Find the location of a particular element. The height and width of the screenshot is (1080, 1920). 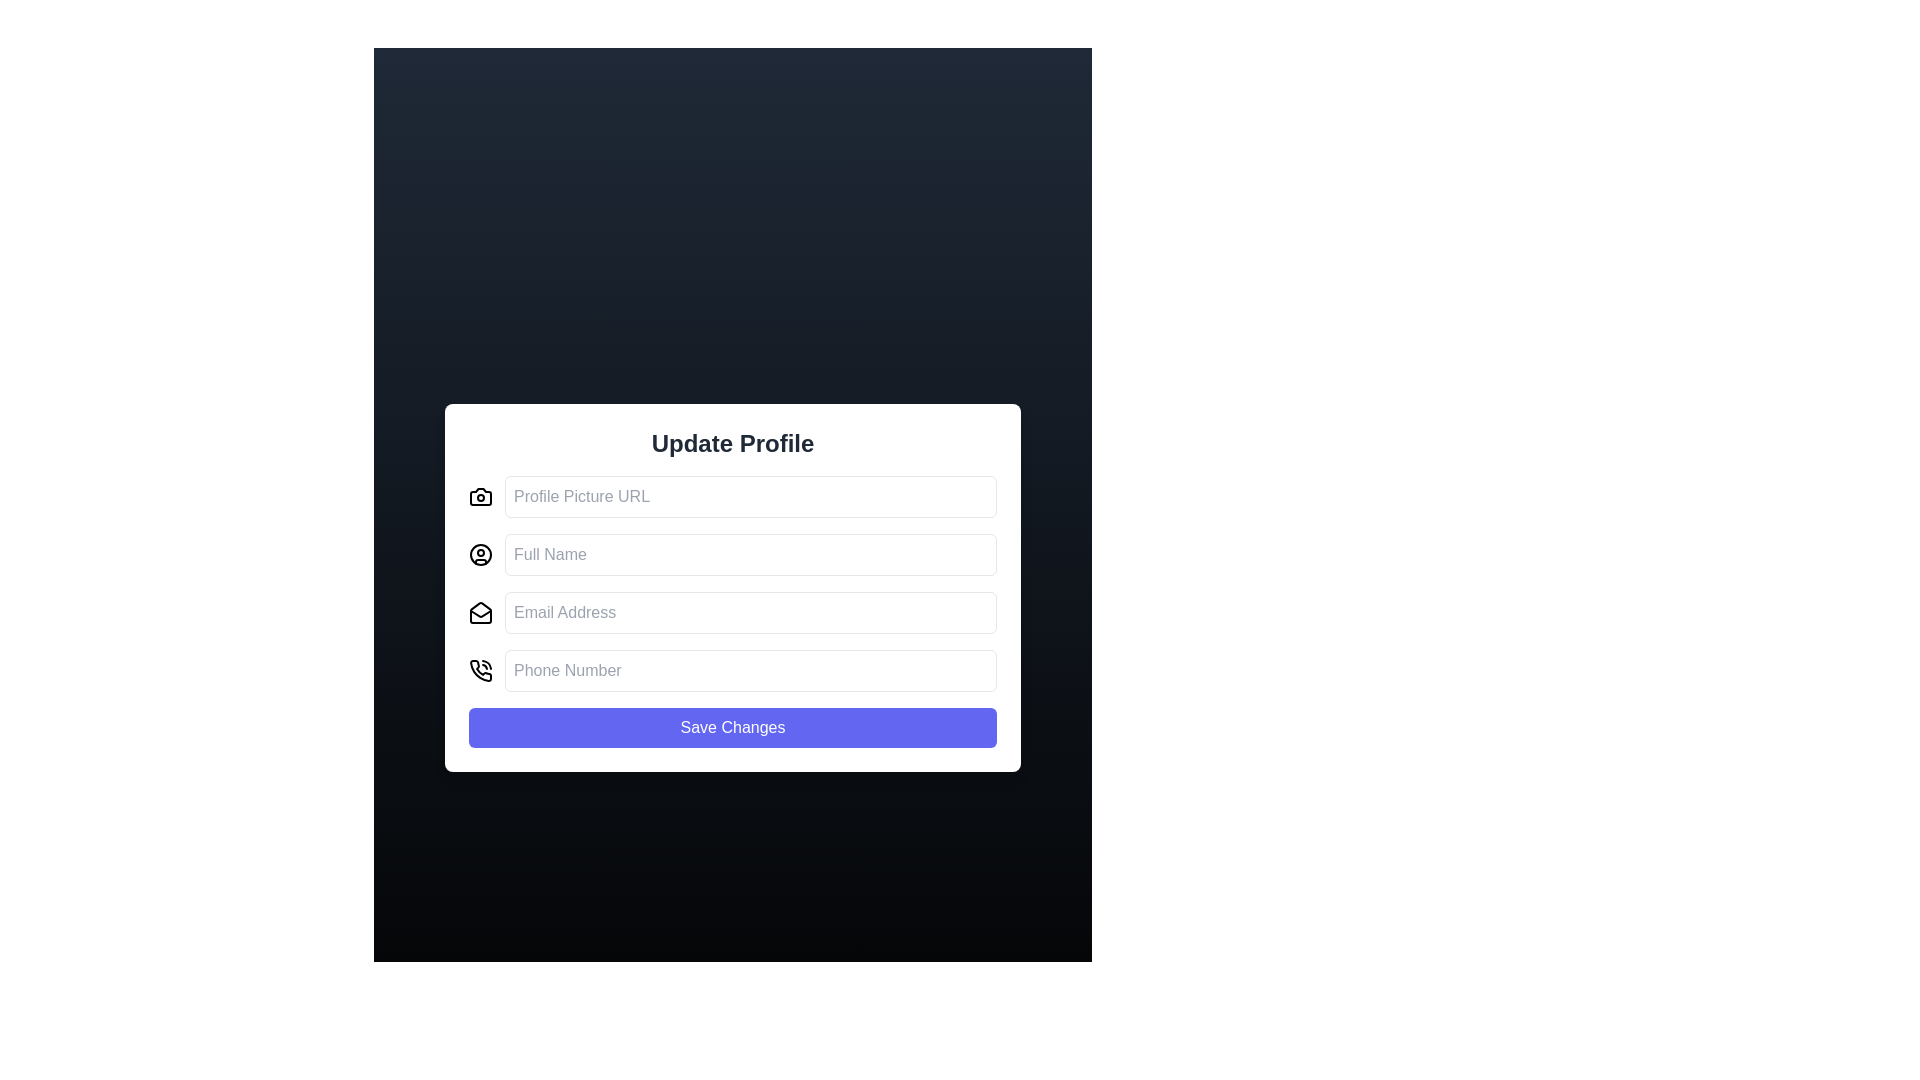

the Header or title text element located at the top of the form, which provides context for the form's purpose is located at coordinates (732, 442).